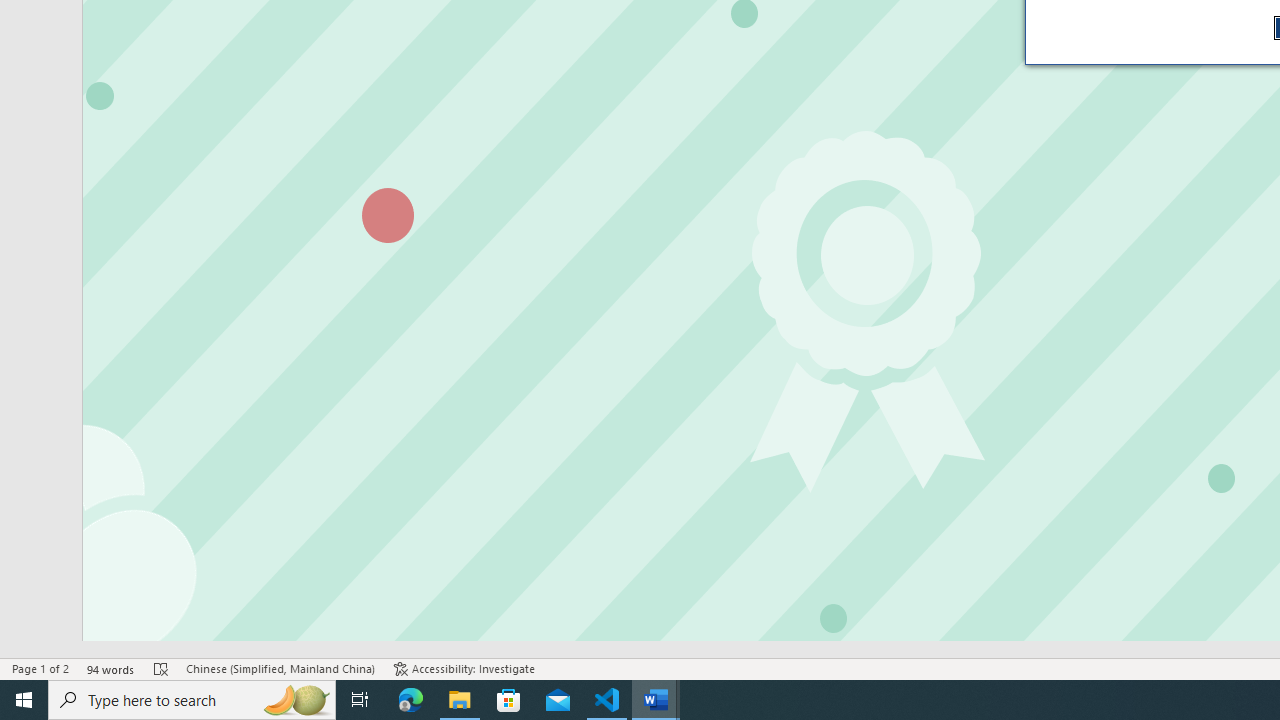 The image size is (1280, 720). What do you see at coordinates (509, 698) in the screenshot?
I see `'Microsoft Store'` at bounding box center [509, 698].